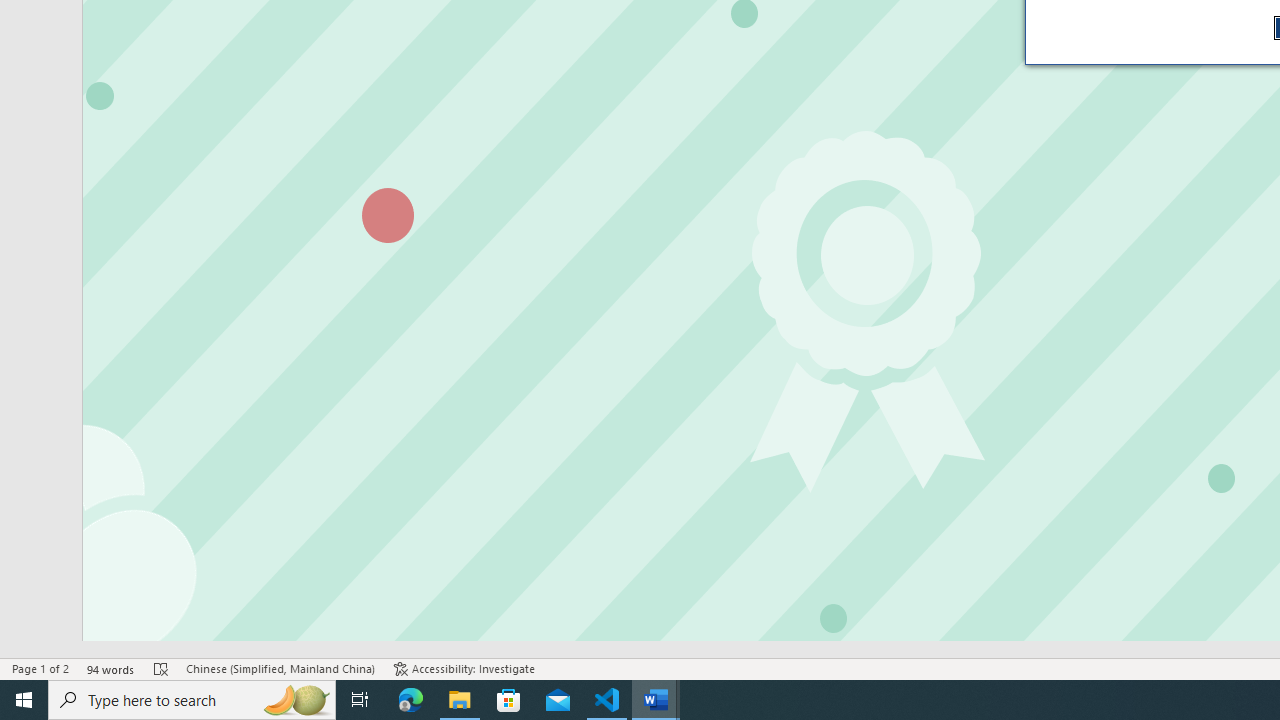 The image size is (1280, 720). What do you see at coordinates (509, 698) in the screenshot?
I see `'Microsoft Store'` at bounding box center [509, 698].